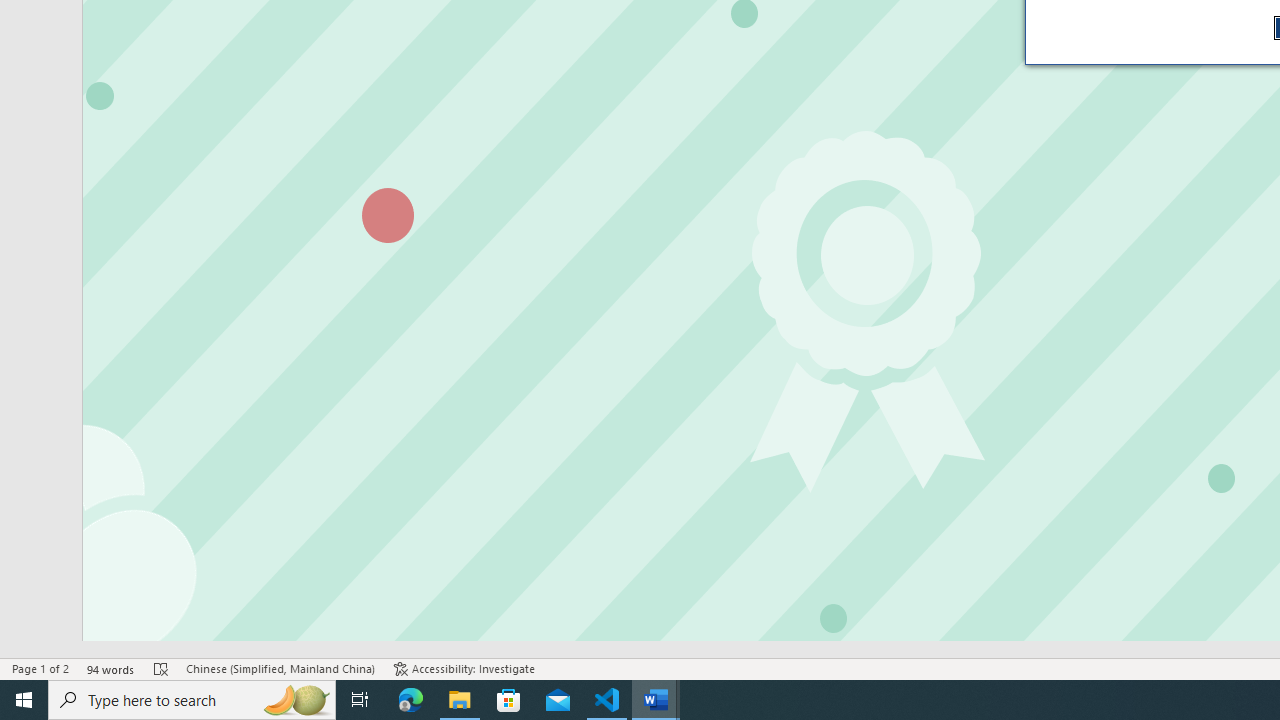 The image size is (1280, 720). What do you see at coordinates (509, 698) in the screenshot?
I see `'Microsoft Store'` at bounding box center [509, 698].